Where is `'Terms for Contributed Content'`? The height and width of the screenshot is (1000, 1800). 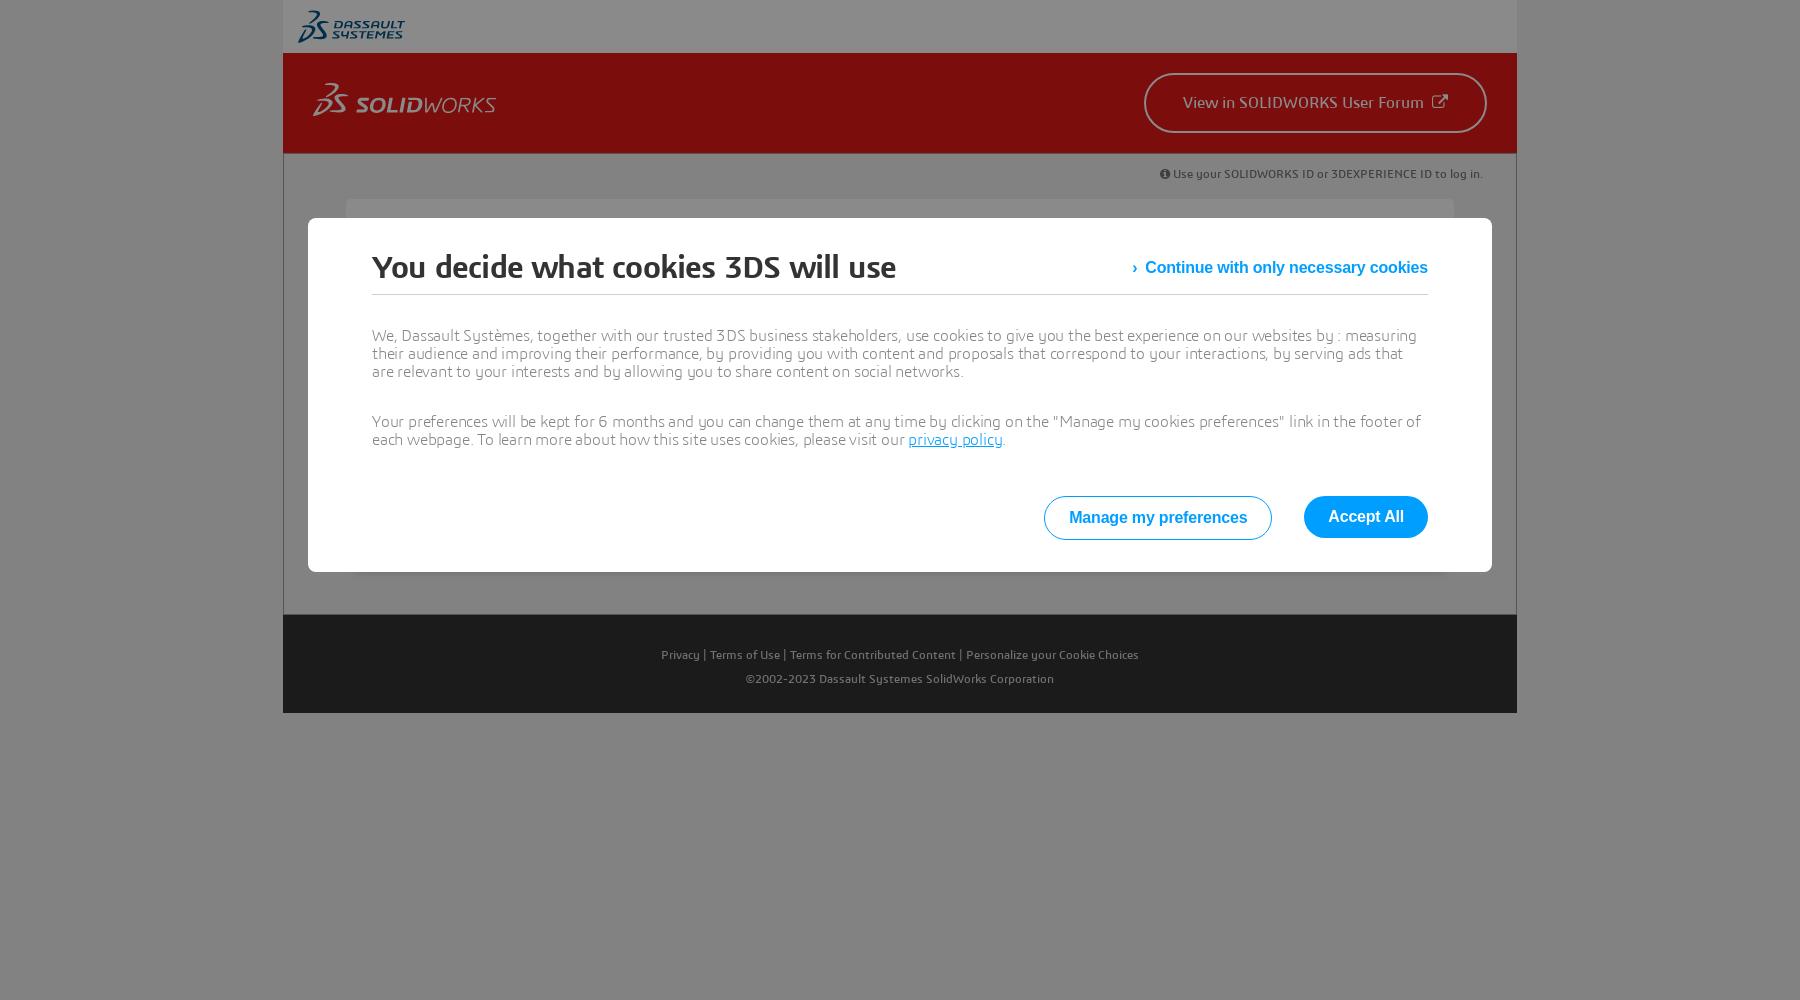 'Terms for Contributed Content' is located at coordinates (874, 654).